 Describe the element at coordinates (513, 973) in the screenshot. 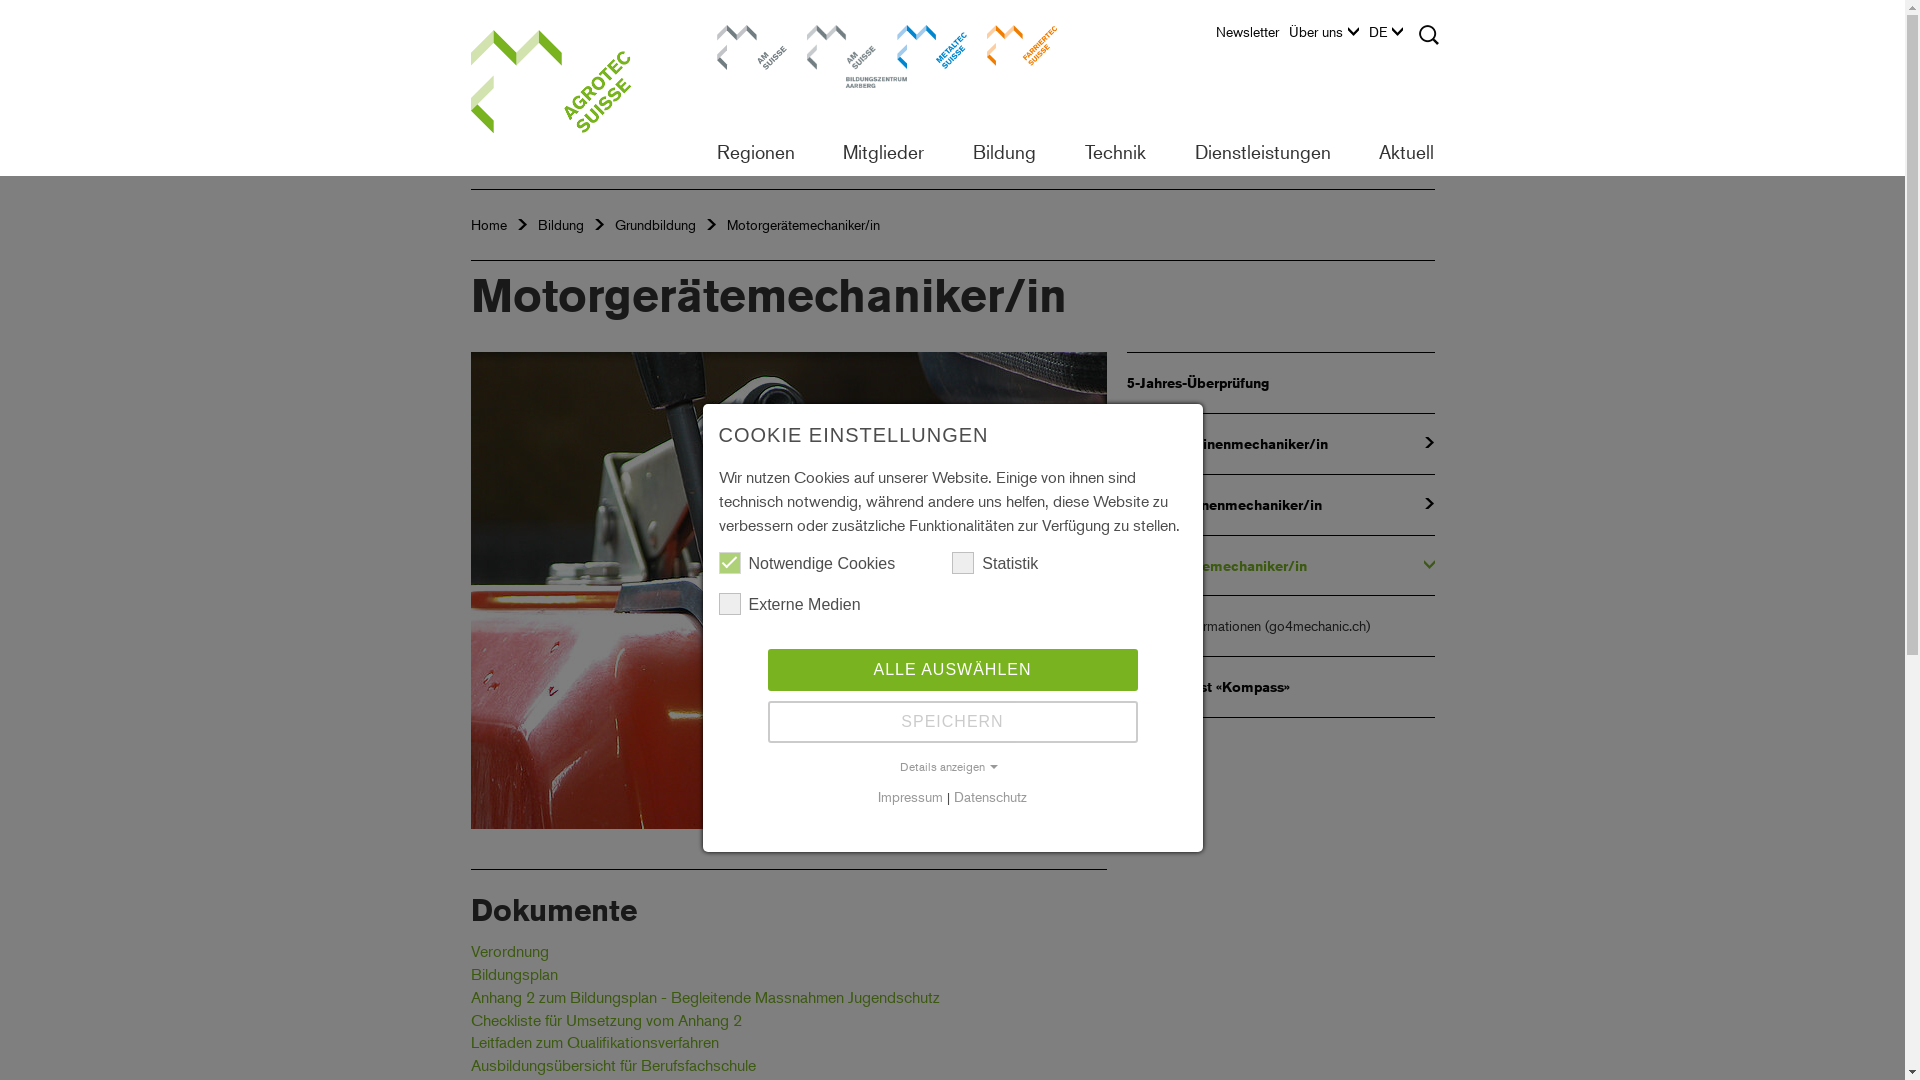

I see `'Bildungsplan'` at that location.